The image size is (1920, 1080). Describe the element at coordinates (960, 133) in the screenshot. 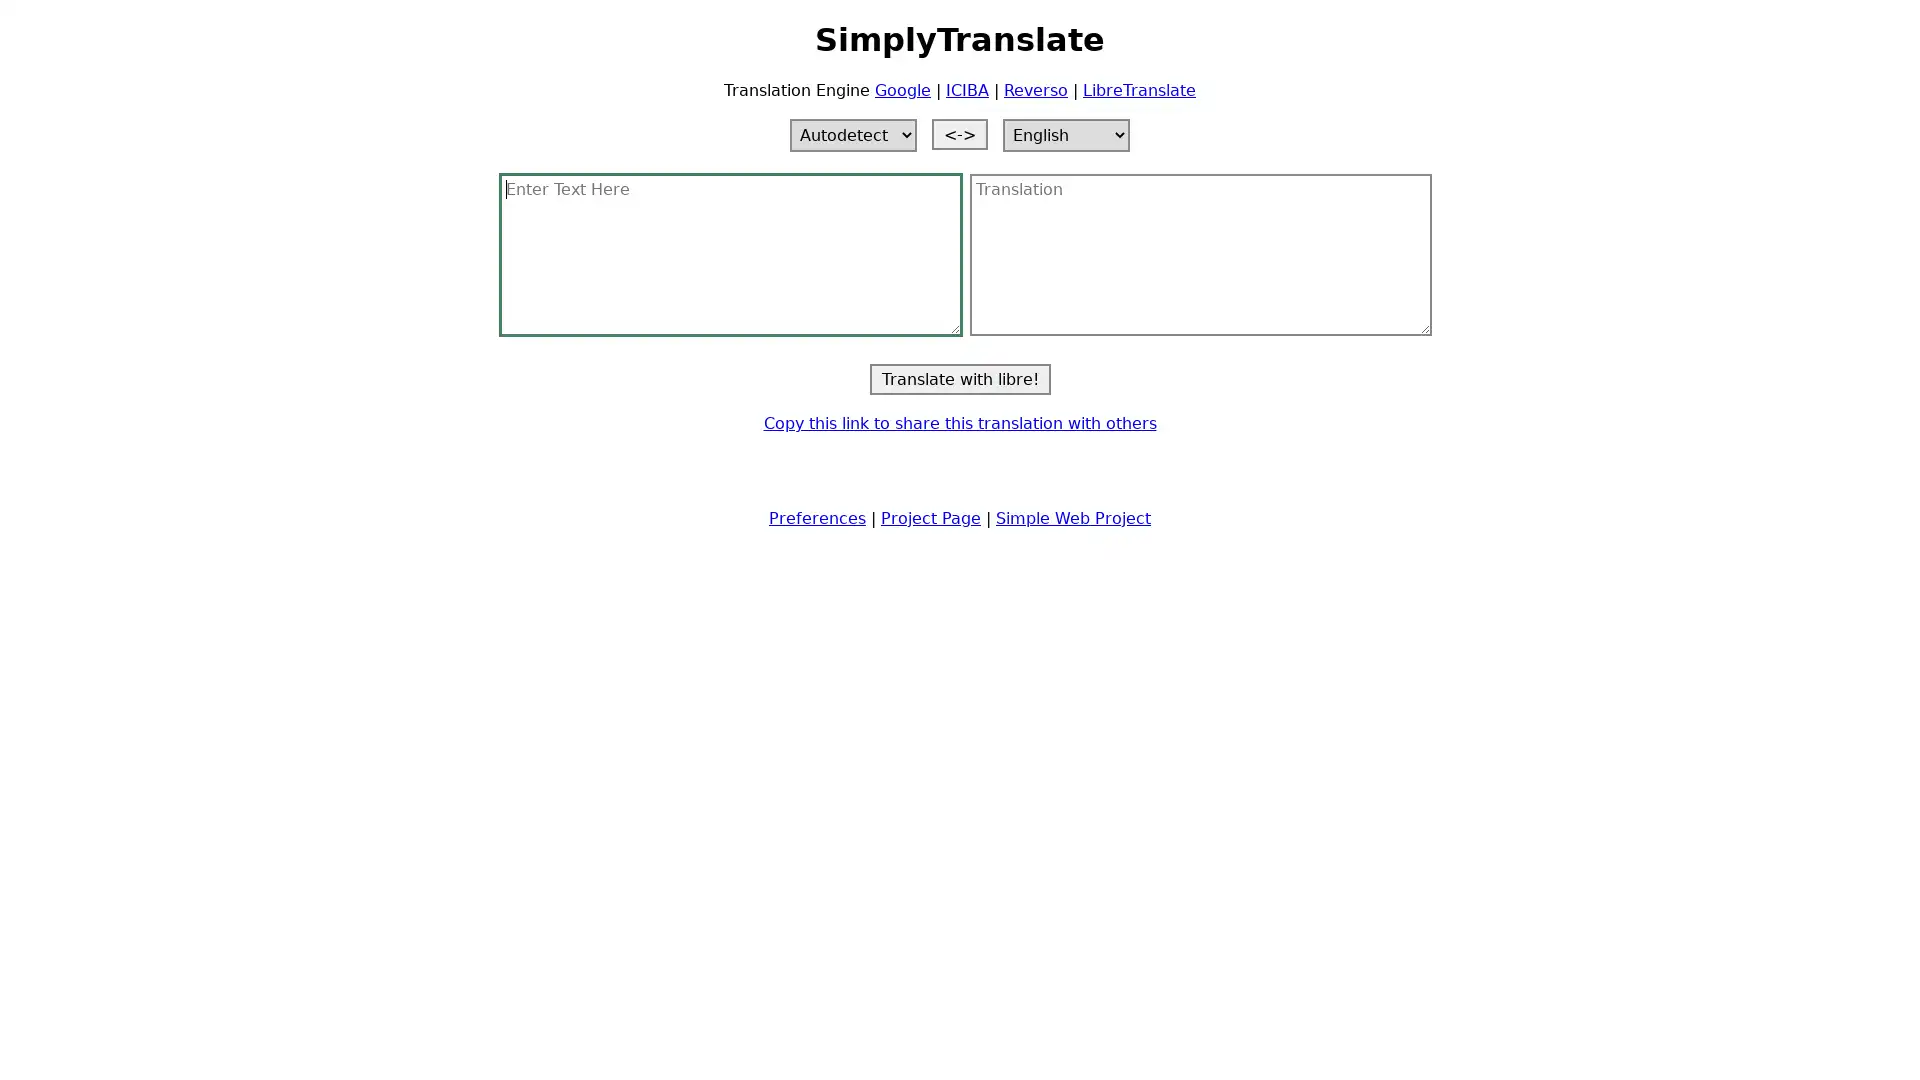

I see `Switch languages` at that location.